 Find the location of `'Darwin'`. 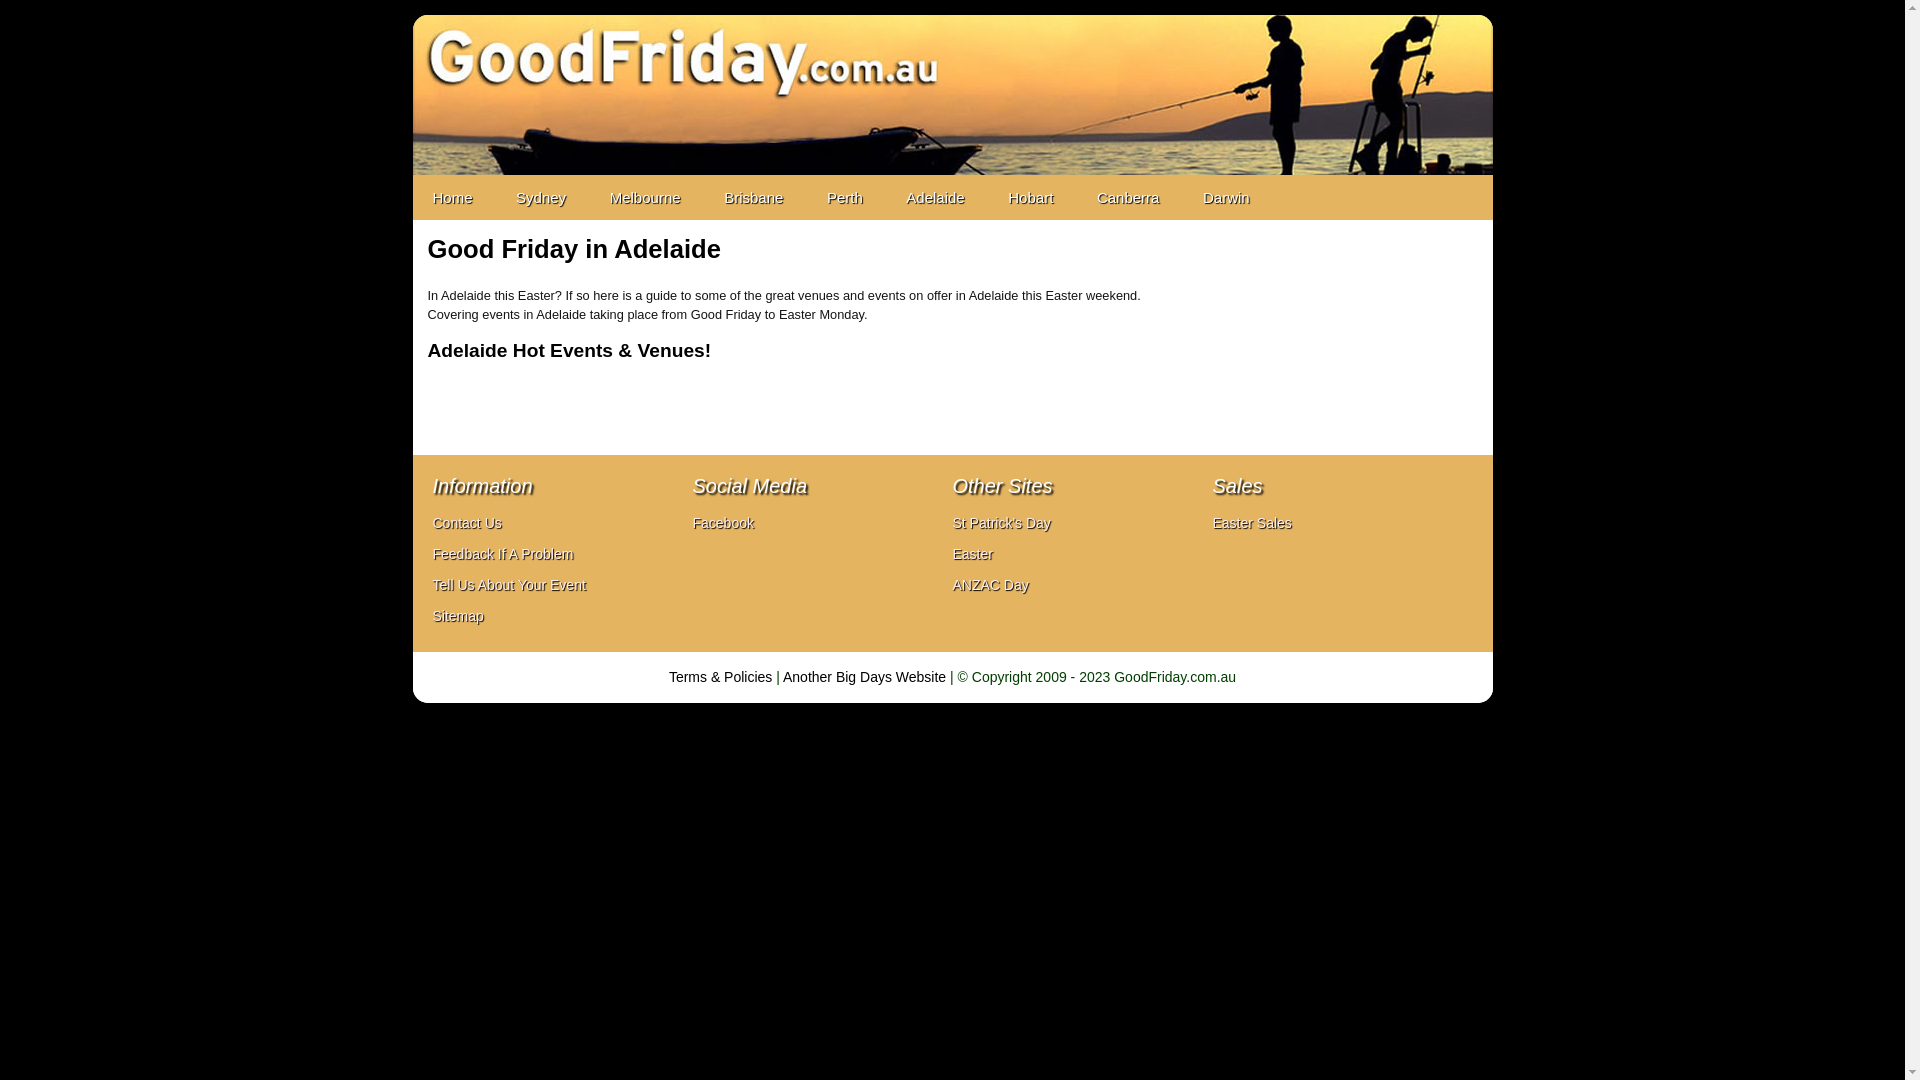

'Darwin' is located at coordinates (1225, 197).